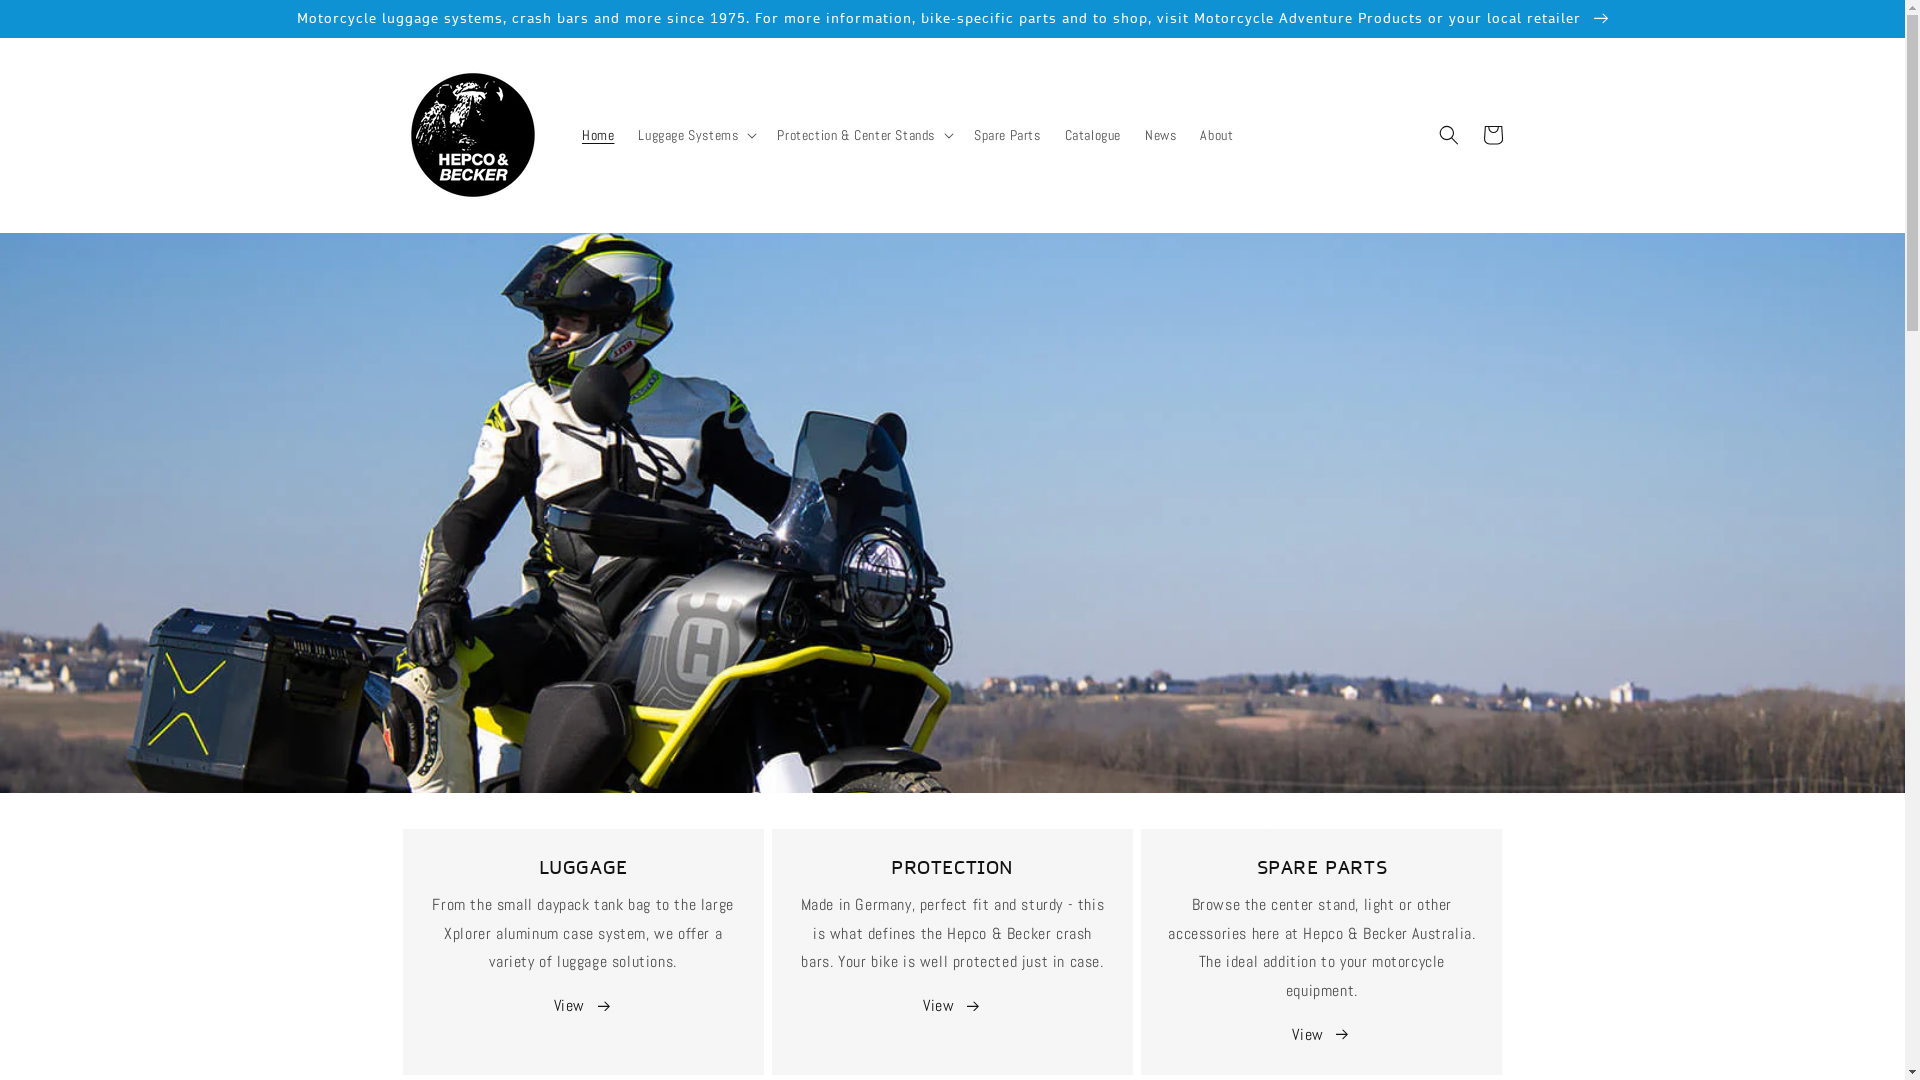  Describe the element at coordinates (1215, 135) in the screenshot. I see `'About'` at that location.